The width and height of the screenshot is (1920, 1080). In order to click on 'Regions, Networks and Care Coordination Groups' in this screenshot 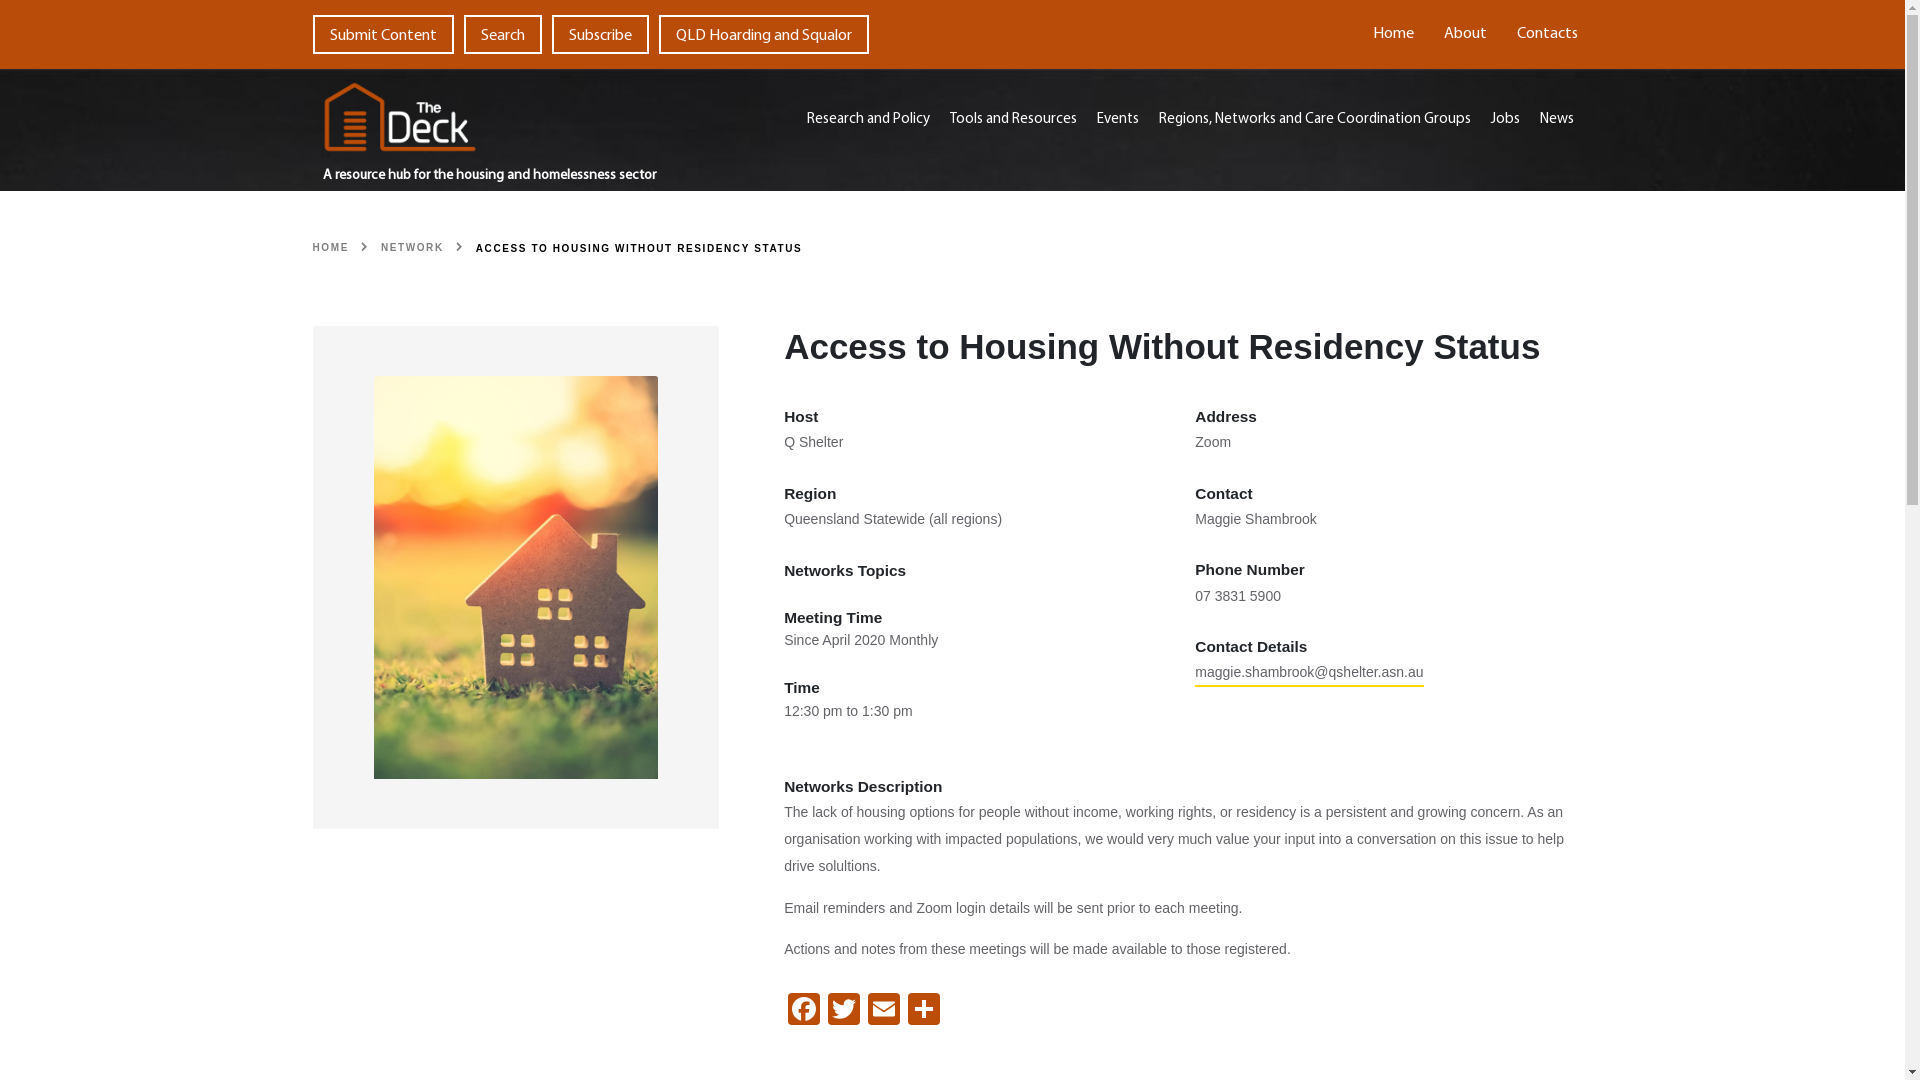, I will do `click(1315, 120)`.